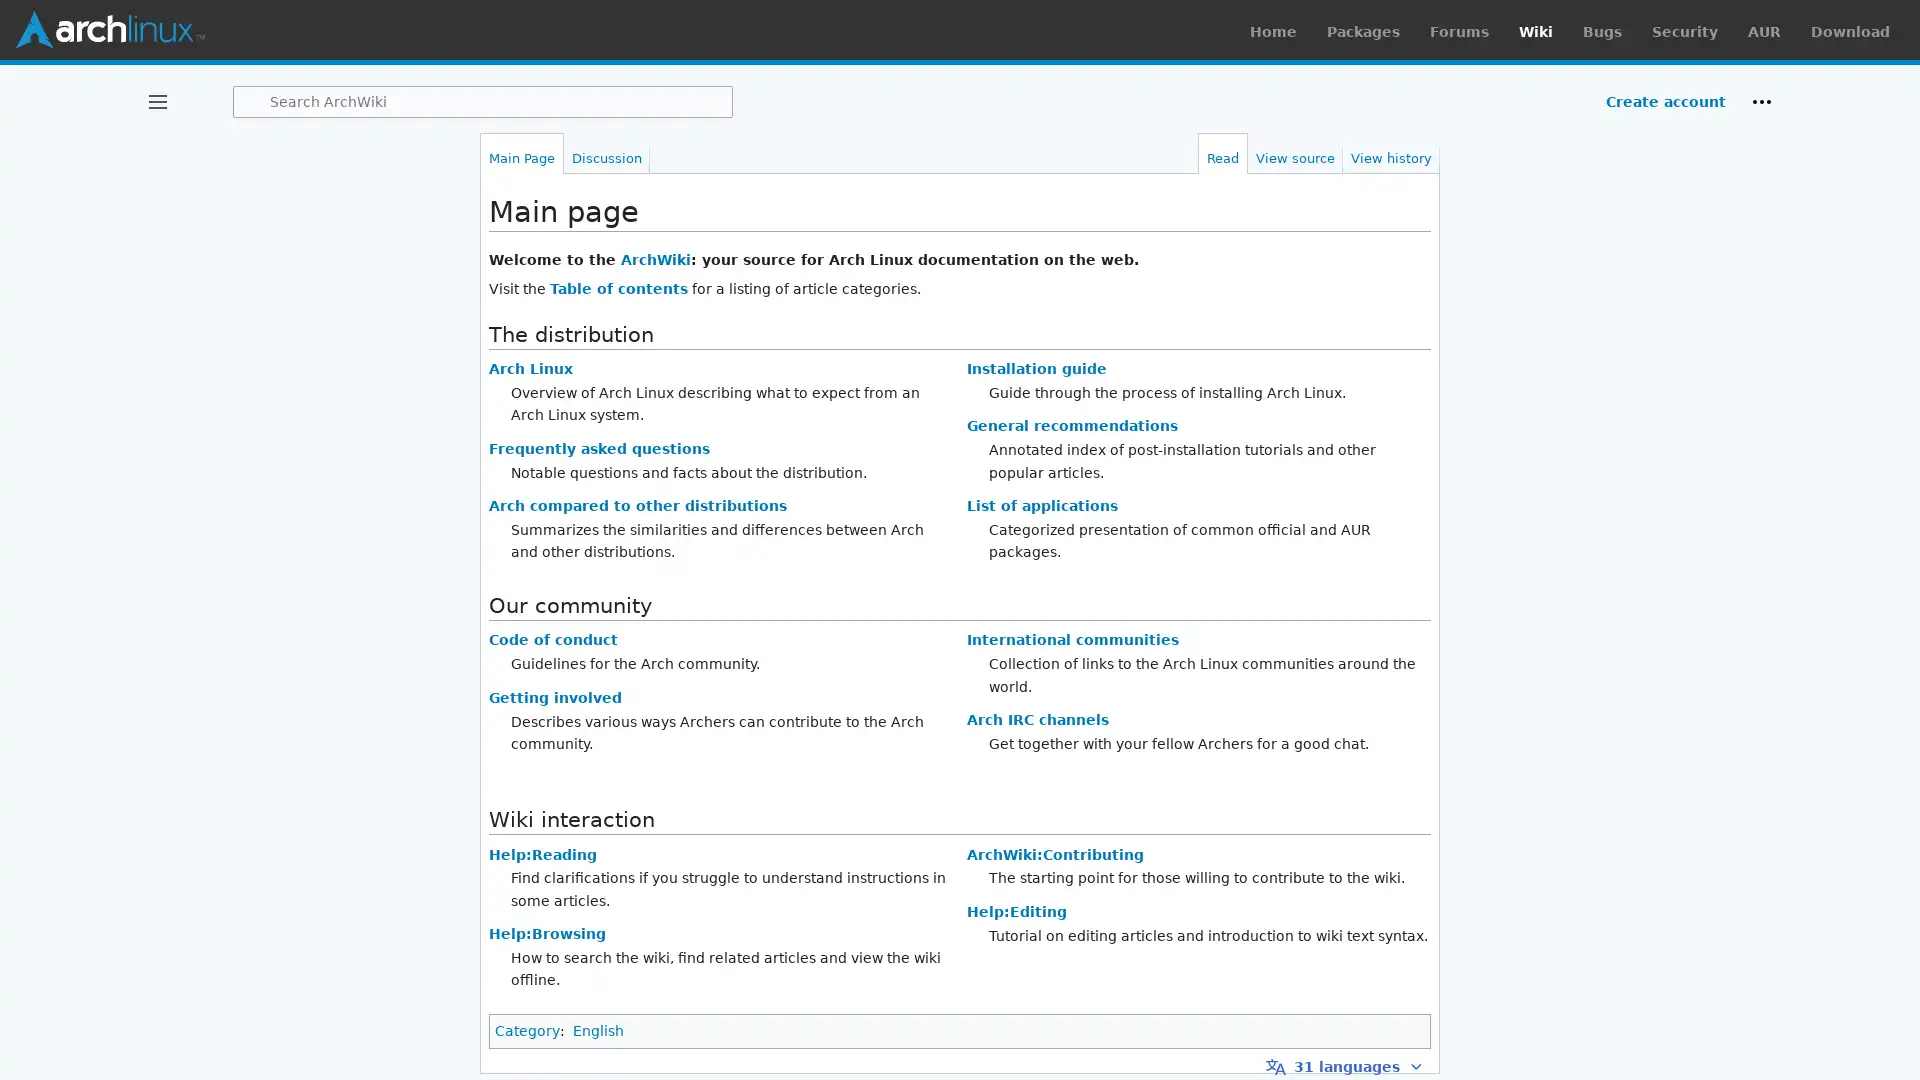 The image size is (1920, 1080). I want to click on Go, so click(251, 101).